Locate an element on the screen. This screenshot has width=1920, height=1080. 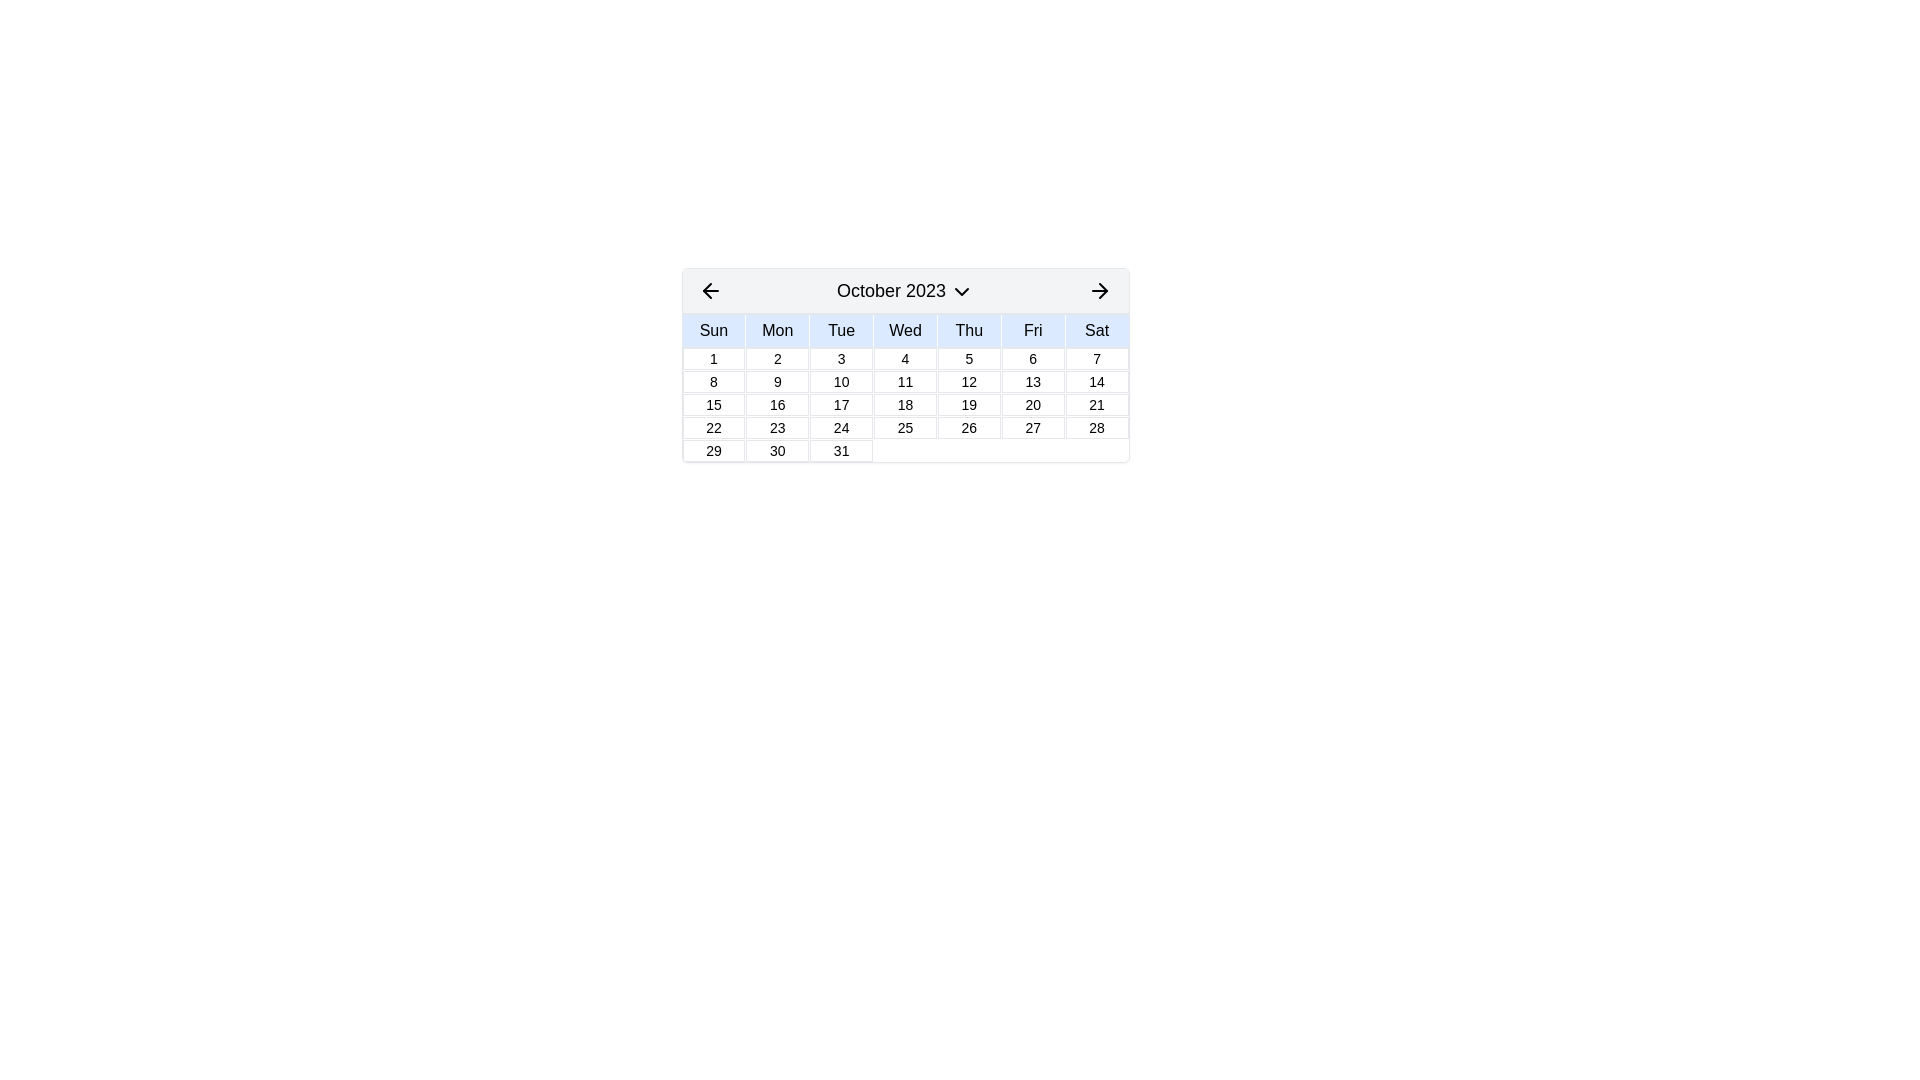
the text content displayed in the calendar grid cell located in the sixth row under the 'Tue' column is located at coordinates (841, 451).